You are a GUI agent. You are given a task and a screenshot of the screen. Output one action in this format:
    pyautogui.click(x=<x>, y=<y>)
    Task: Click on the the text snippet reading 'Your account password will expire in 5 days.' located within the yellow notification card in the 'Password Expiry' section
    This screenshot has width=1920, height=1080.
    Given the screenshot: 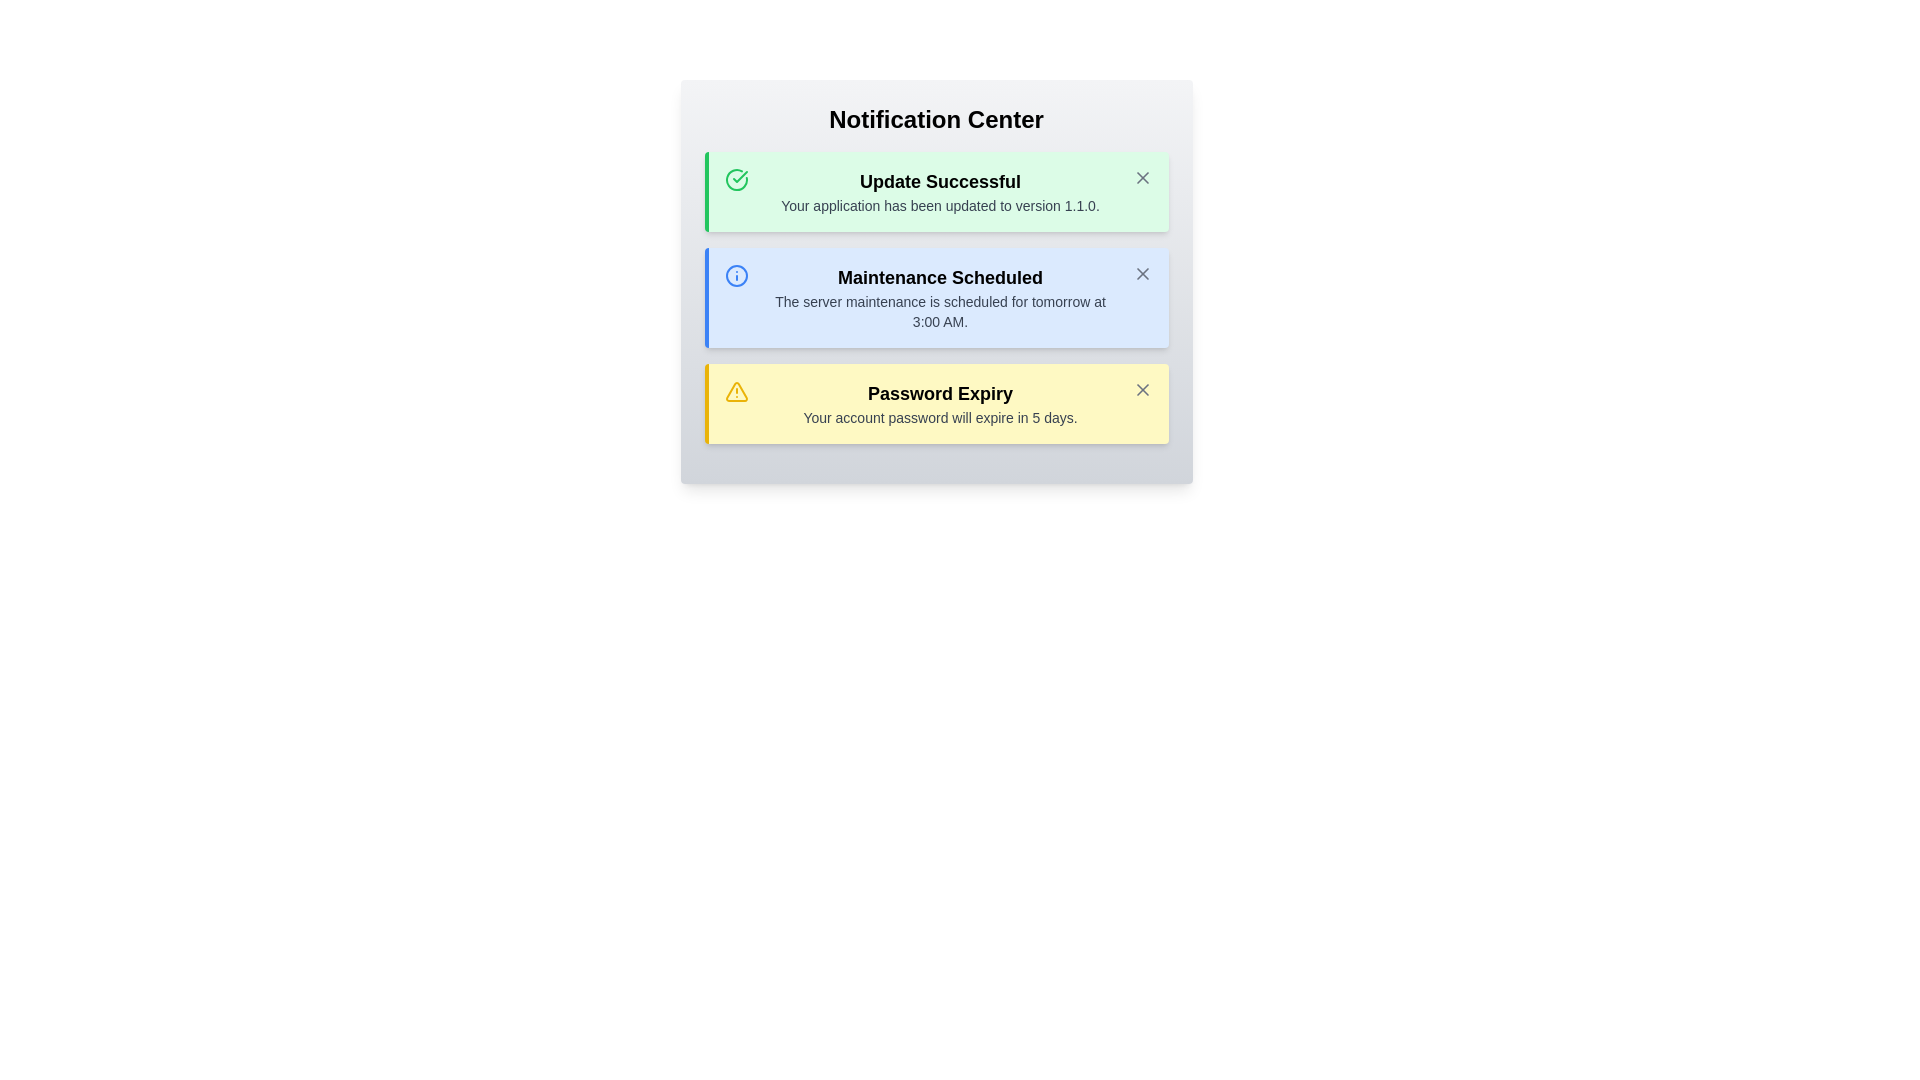 What is the action you would take?
    pyautogui.click(x=939, y=416)
    